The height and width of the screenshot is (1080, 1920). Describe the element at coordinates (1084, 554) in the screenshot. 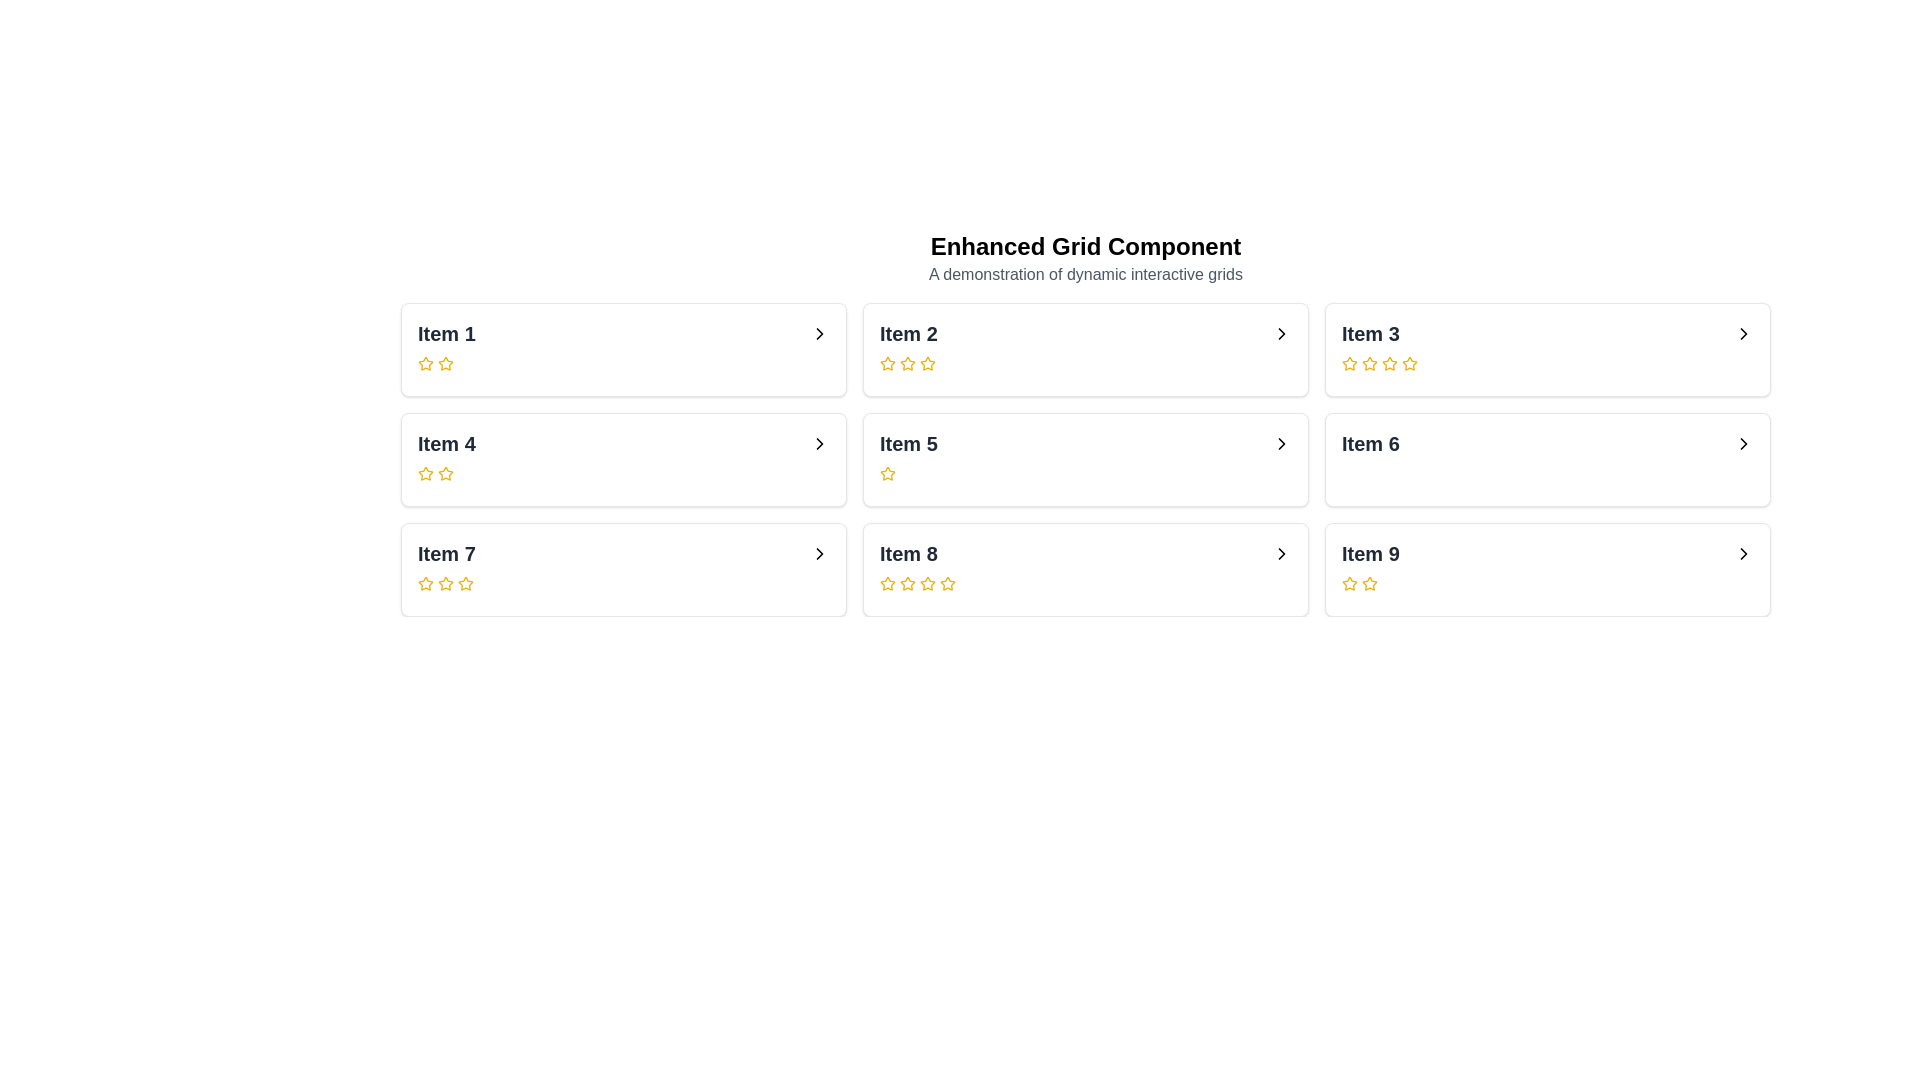

I see `the navigational entry for 'Item 8'` at that location.